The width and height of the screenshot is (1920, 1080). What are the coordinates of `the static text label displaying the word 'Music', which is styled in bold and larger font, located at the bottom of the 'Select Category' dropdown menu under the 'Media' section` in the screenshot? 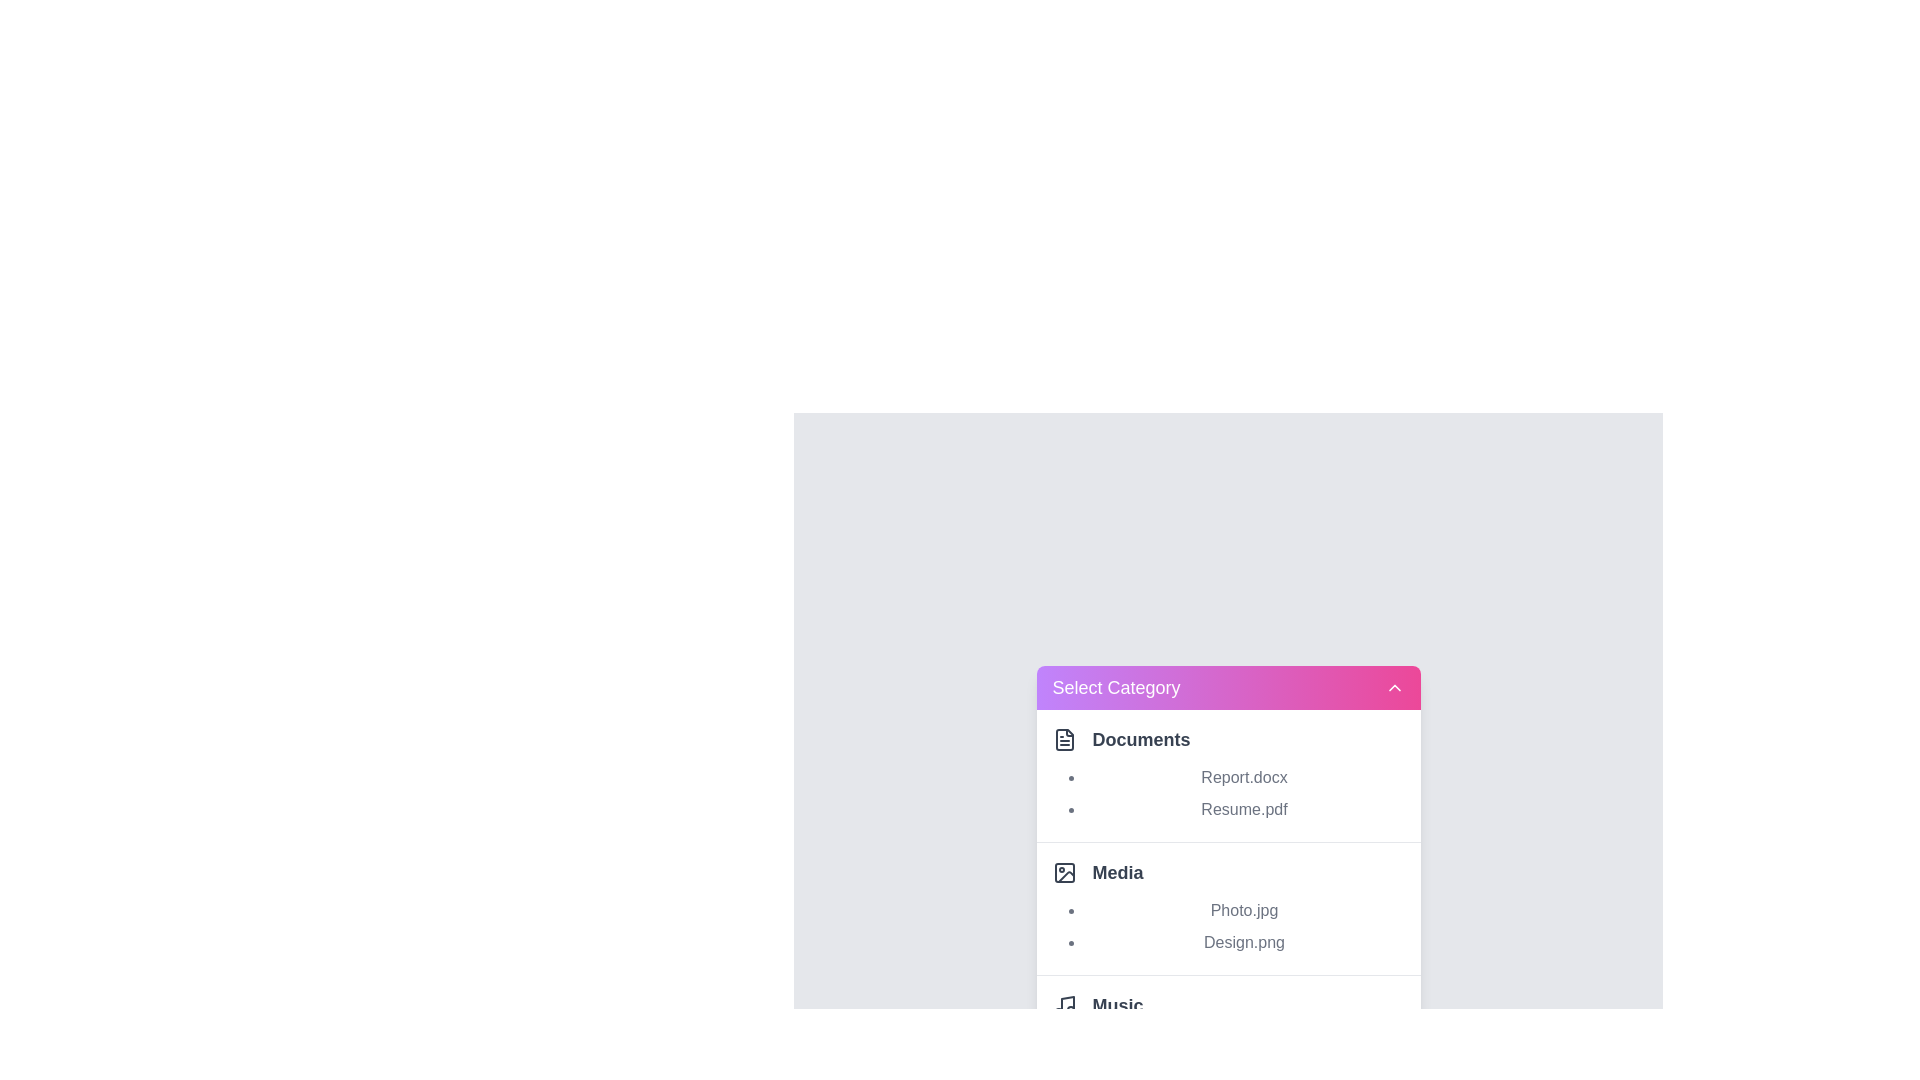 It's located at (1117, 1005).